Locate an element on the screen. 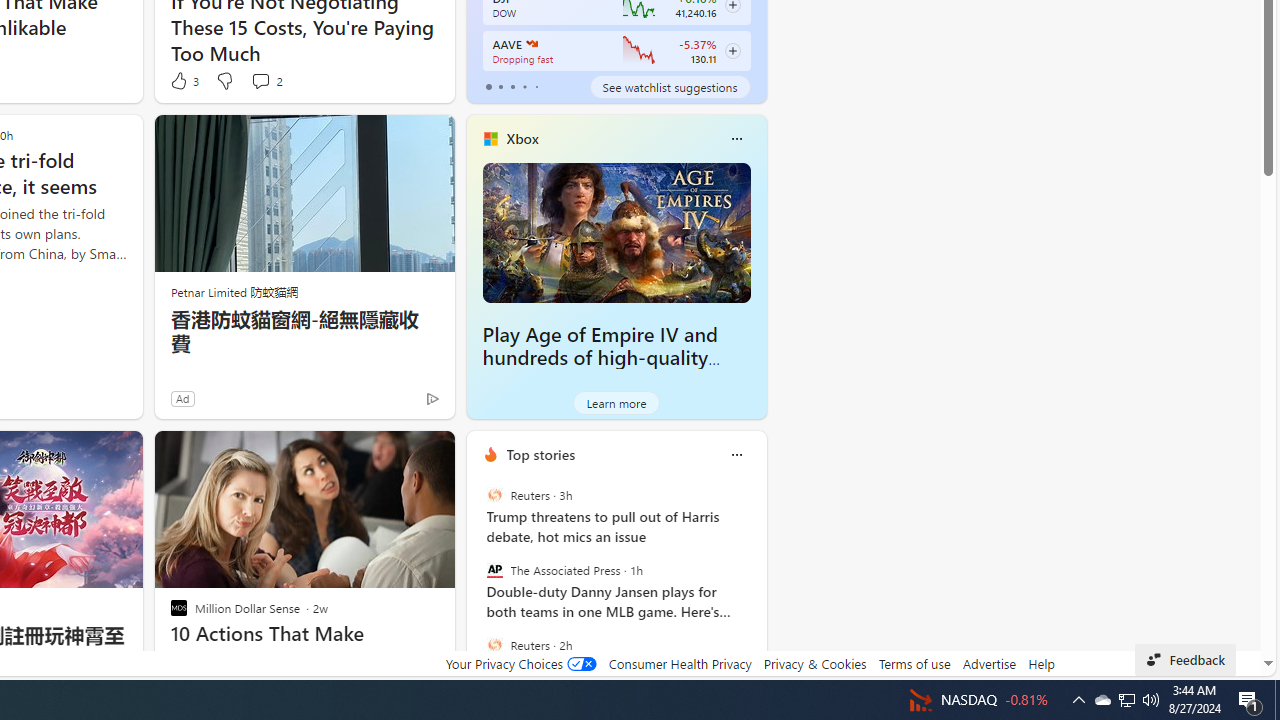 The image size is (1280, 720). 'Class: icon-img' is located at coordinates (735, 455).